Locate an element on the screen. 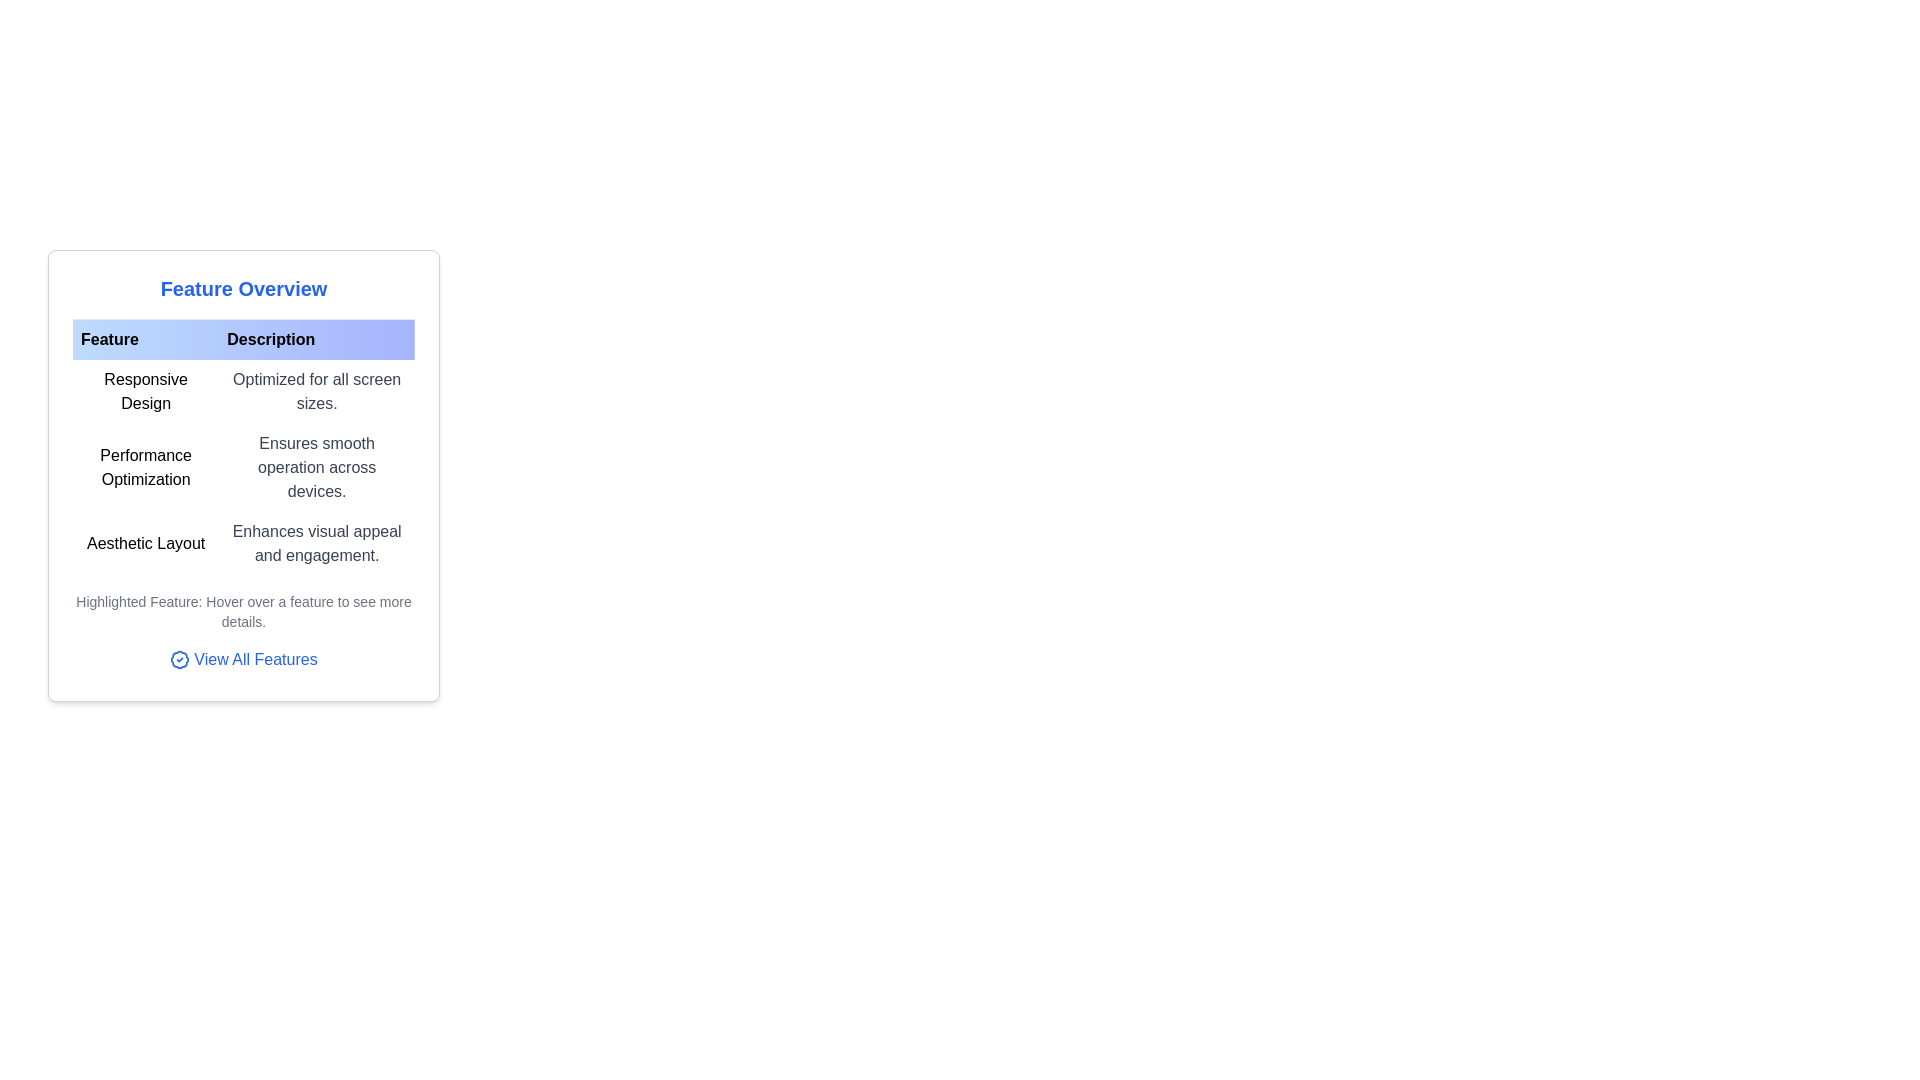  the third Text Block in the feature listing that describes the 'Aesthetic Layout', located below 'Performance Optimization' is located at coordinates (243, 543).